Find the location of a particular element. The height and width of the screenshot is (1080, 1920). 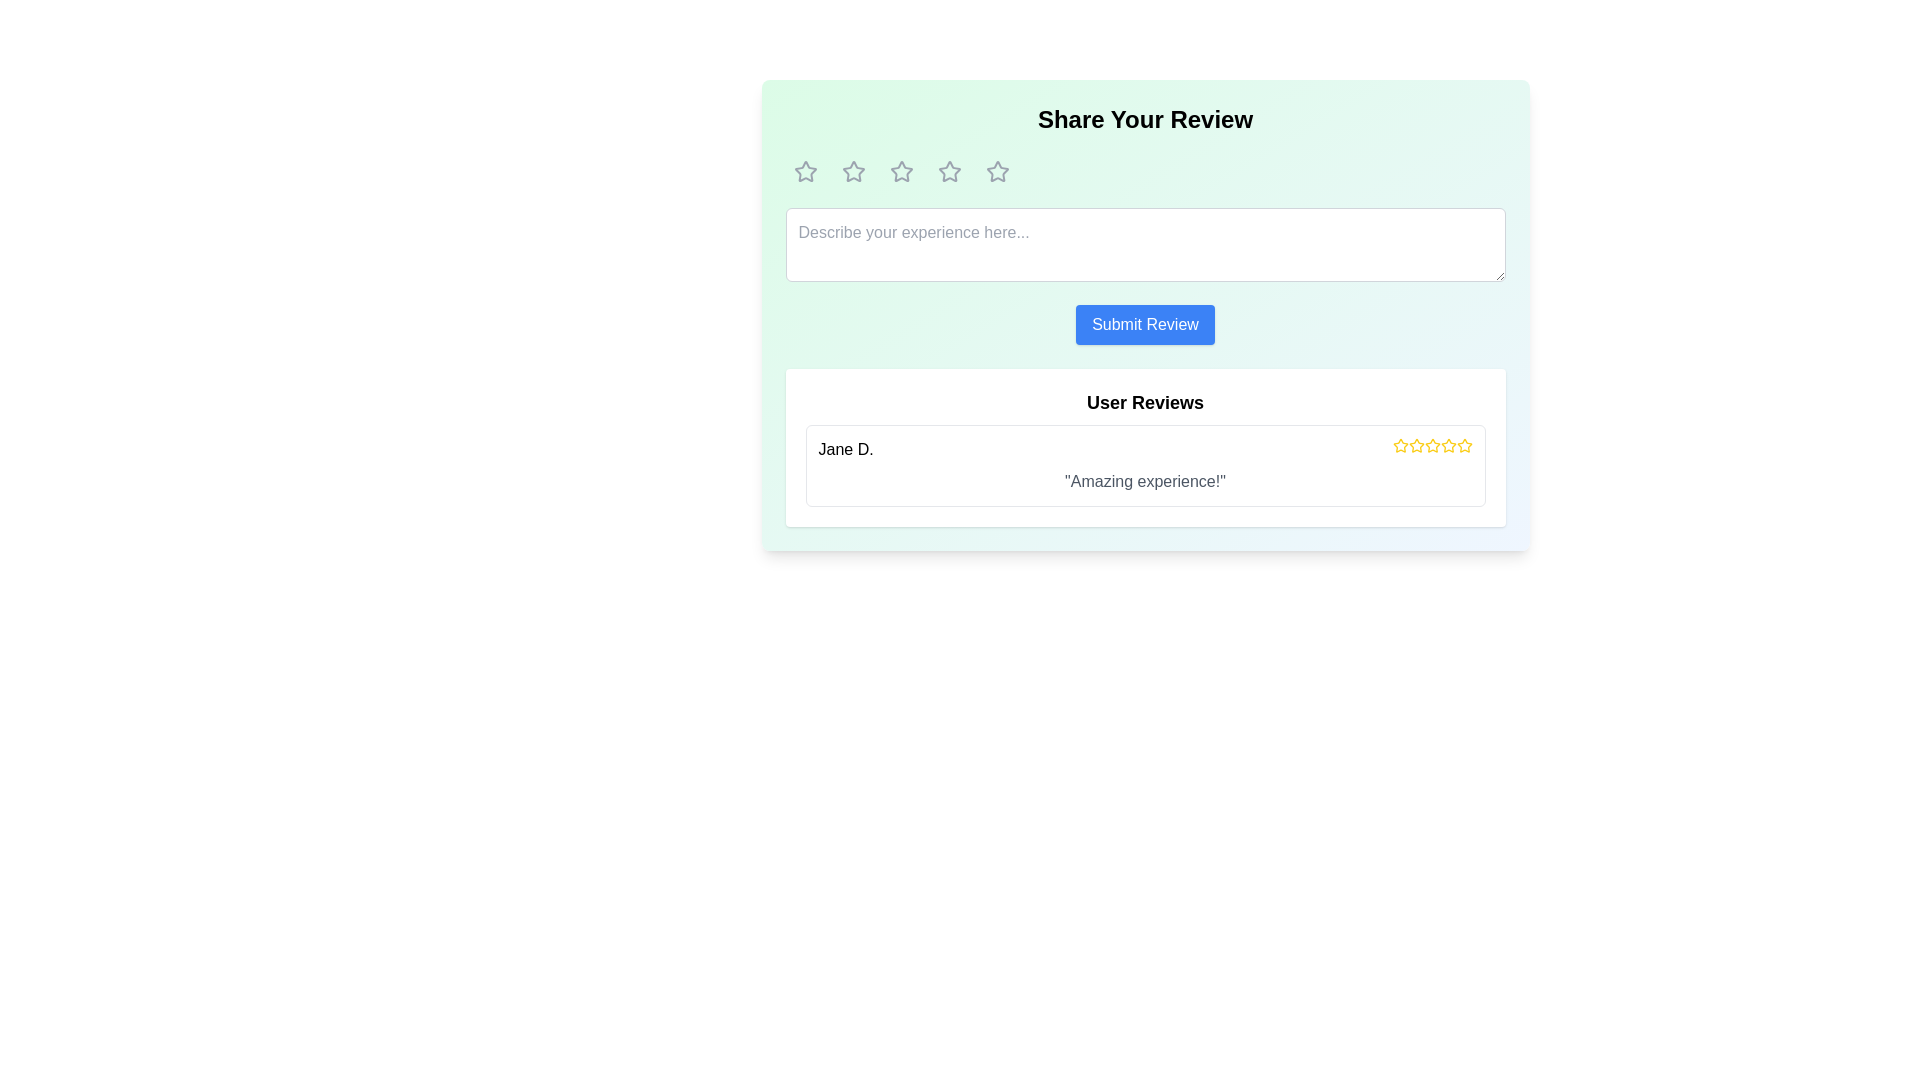

the fourth star button for rating, which is located between the third and fifth stars in a row of five stars near the top of the modal dialog box is located at coordinates (948, 171).